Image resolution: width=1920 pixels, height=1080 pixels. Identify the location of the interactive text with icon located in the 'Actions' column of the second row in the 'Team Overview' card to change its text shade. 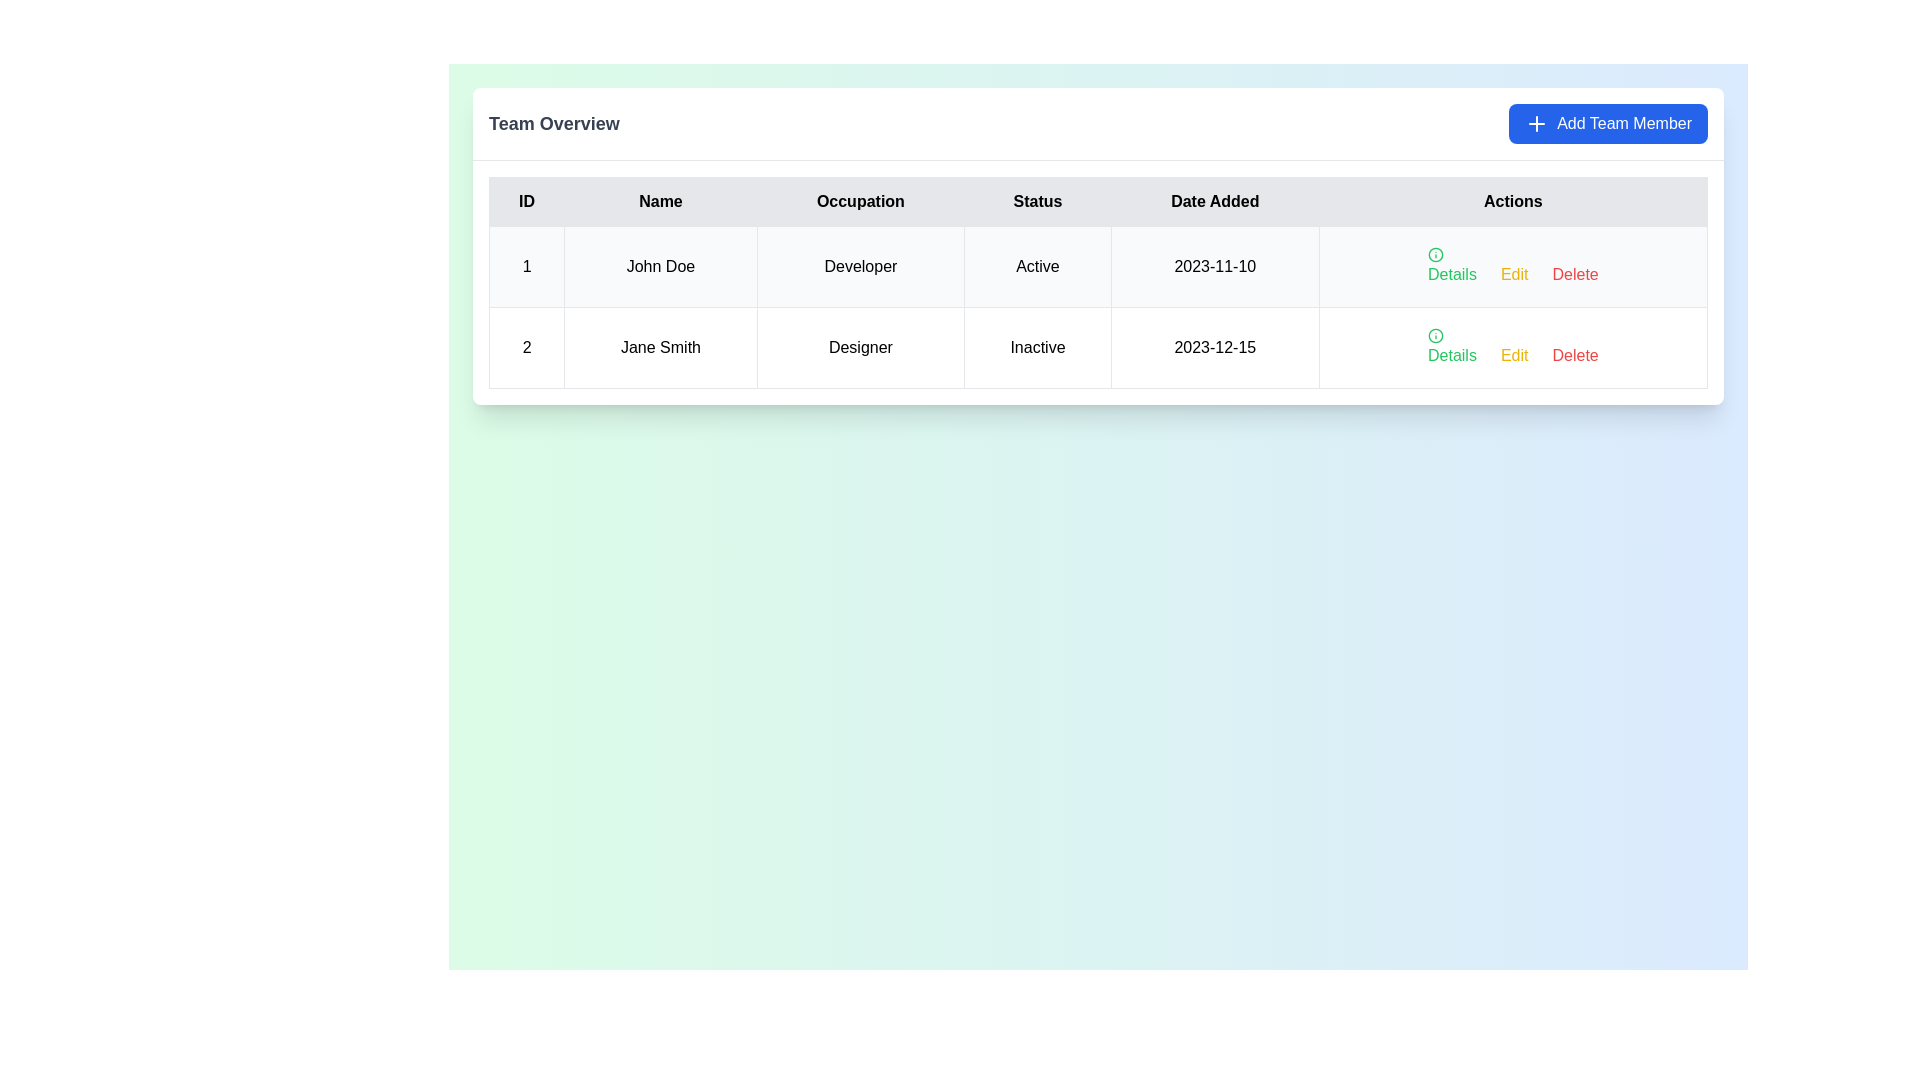
(1452, 346).